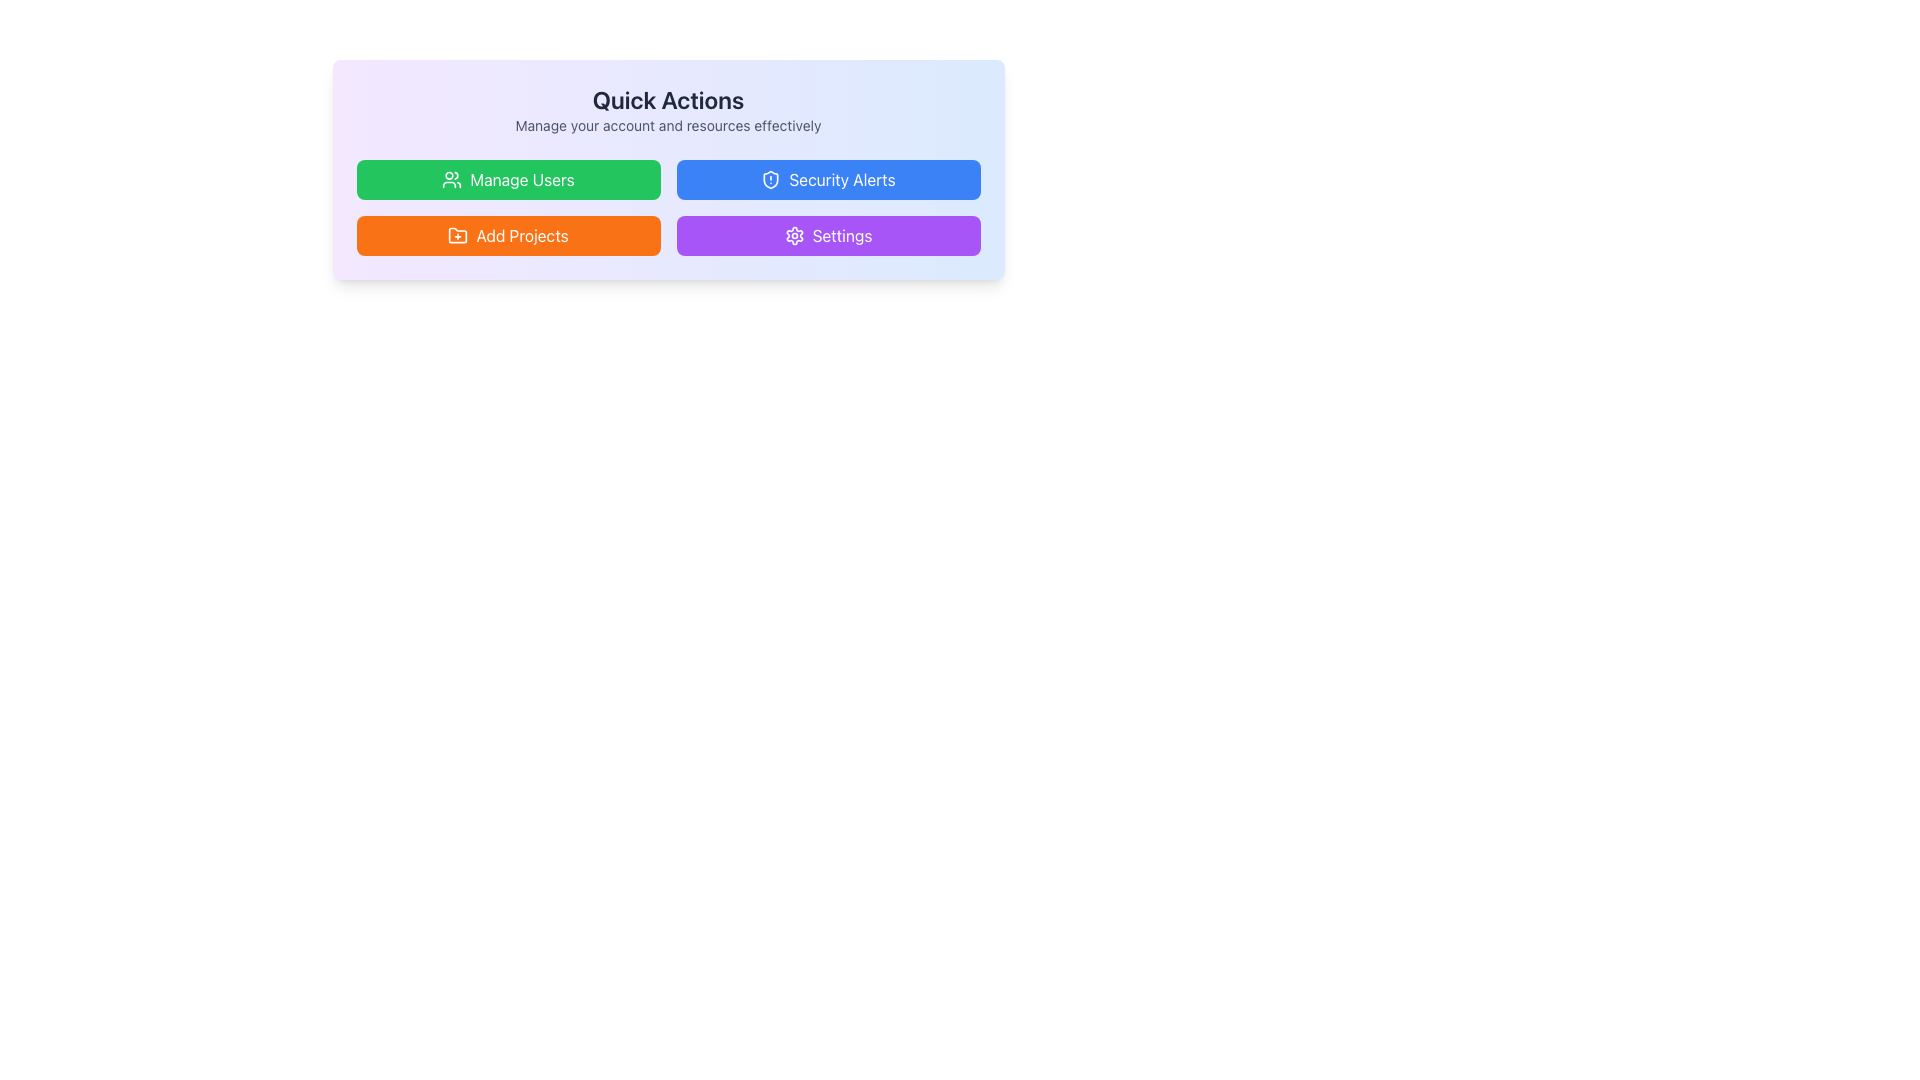 The image size is (1920, 1080). What do you see at coordinates (828, 180) in the screenshot?
I see `the security alerts button located in the top-right section of the button grid, which is the second button in the first row, positioned to the right of the 'Manage Users' button` at bounding box center [828, 180].